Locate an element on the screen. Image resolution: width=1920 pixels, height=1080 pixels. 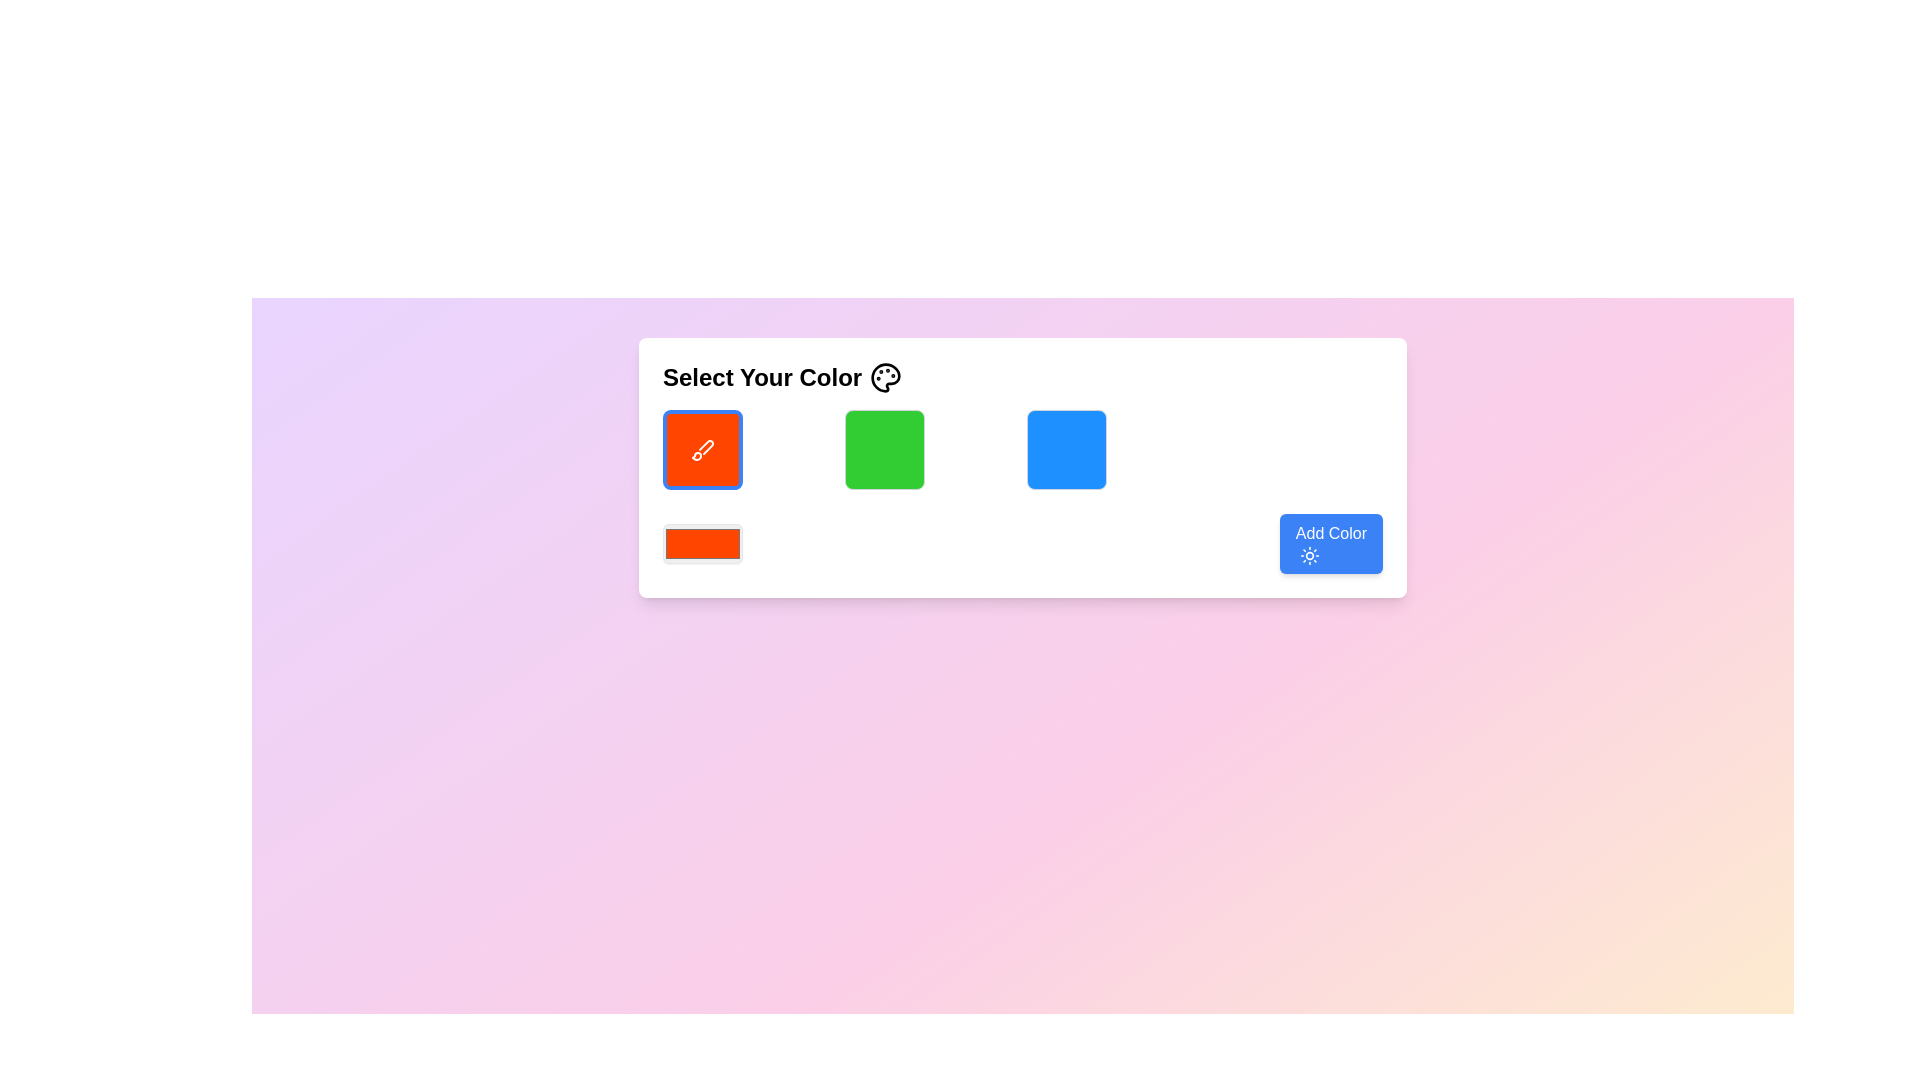
the orange color selection button located in the first position of the four-column grid layout is located at coordinates (702, 450).